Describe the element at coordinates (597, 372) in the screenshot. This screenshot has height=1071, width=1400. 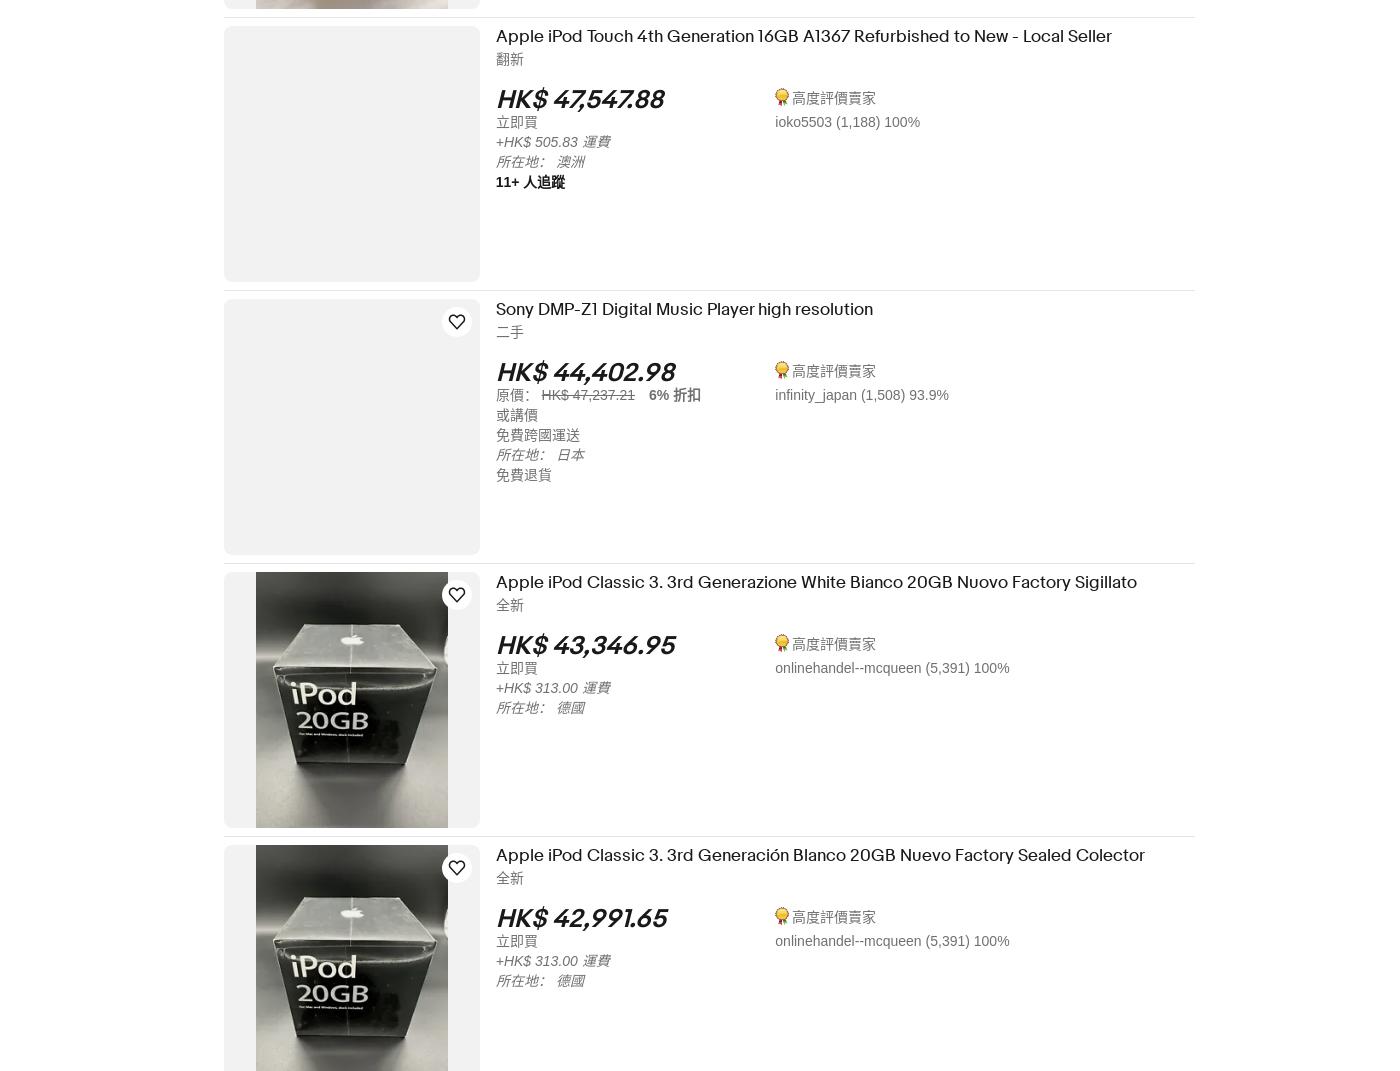
I see `'HK$ 44,402.98'` at that location.